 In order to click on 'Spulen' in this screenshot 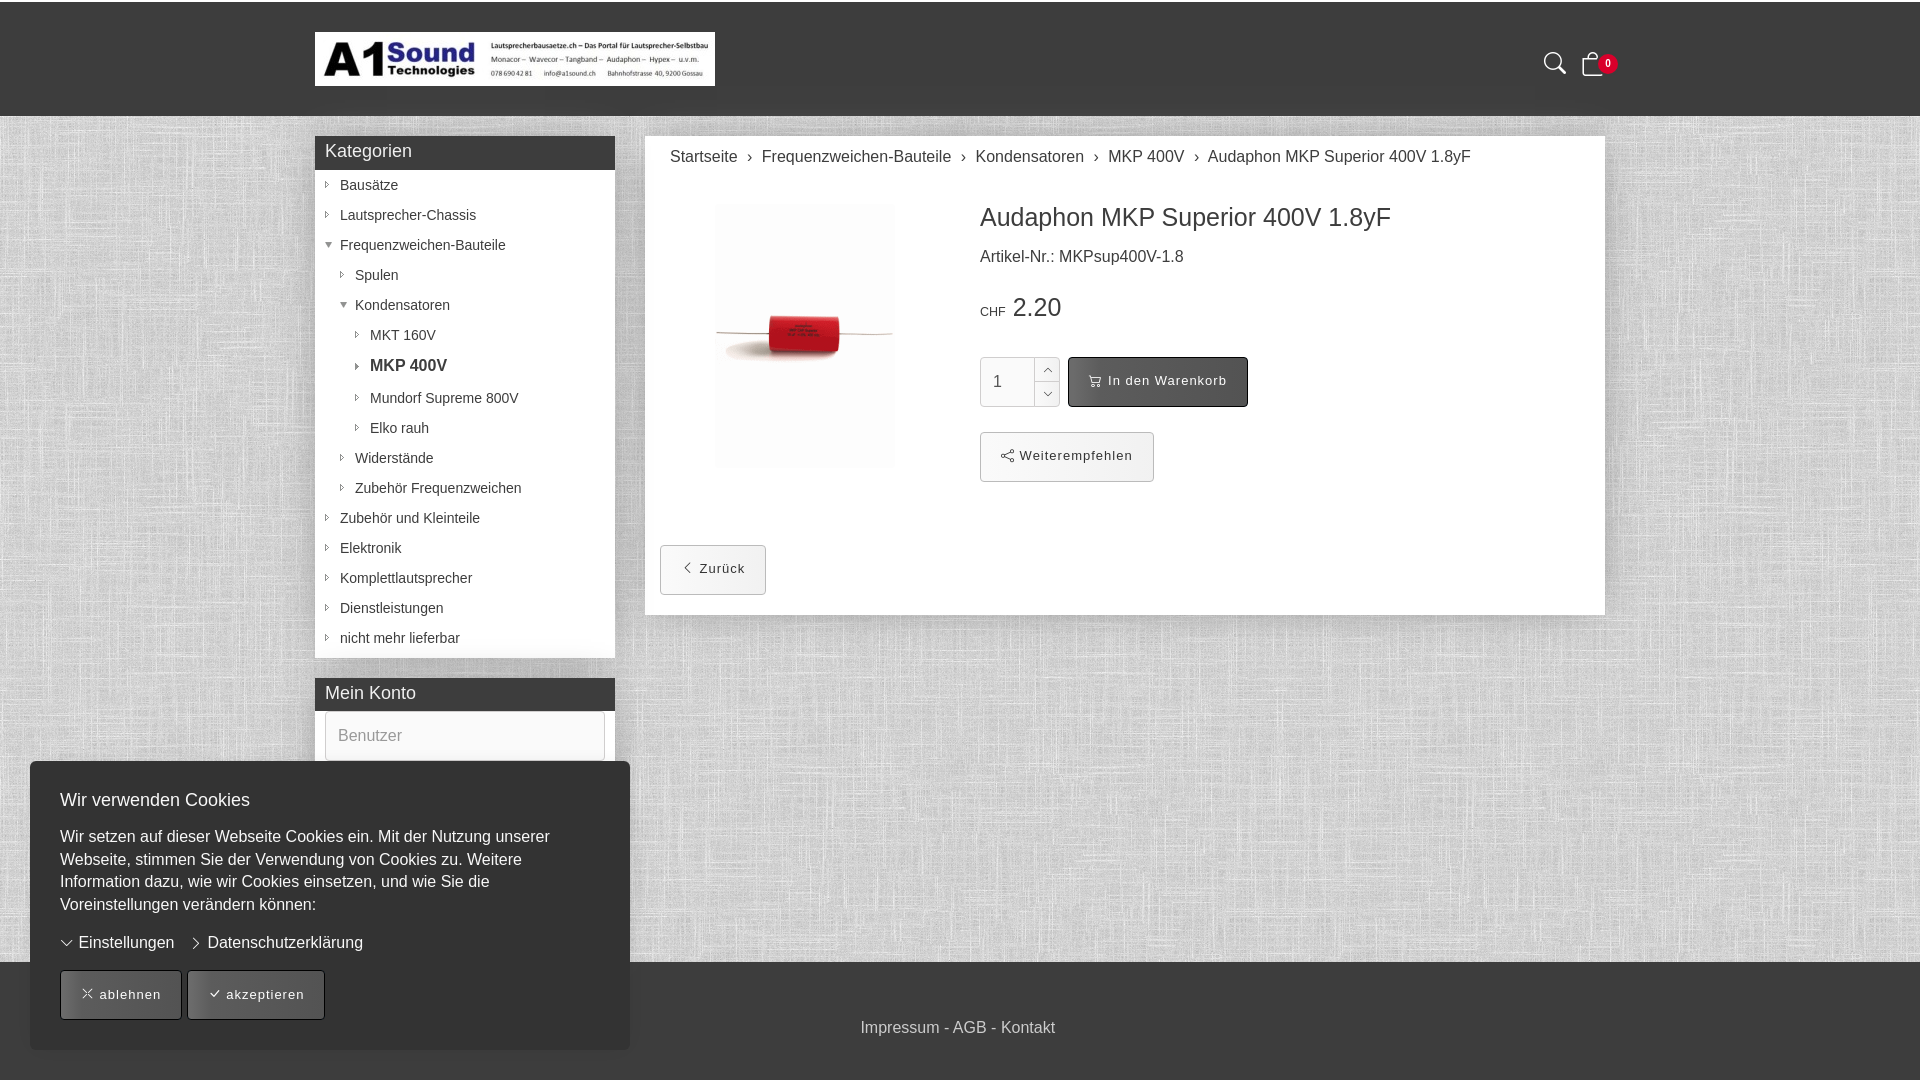, I will do `click(464, 274)`.